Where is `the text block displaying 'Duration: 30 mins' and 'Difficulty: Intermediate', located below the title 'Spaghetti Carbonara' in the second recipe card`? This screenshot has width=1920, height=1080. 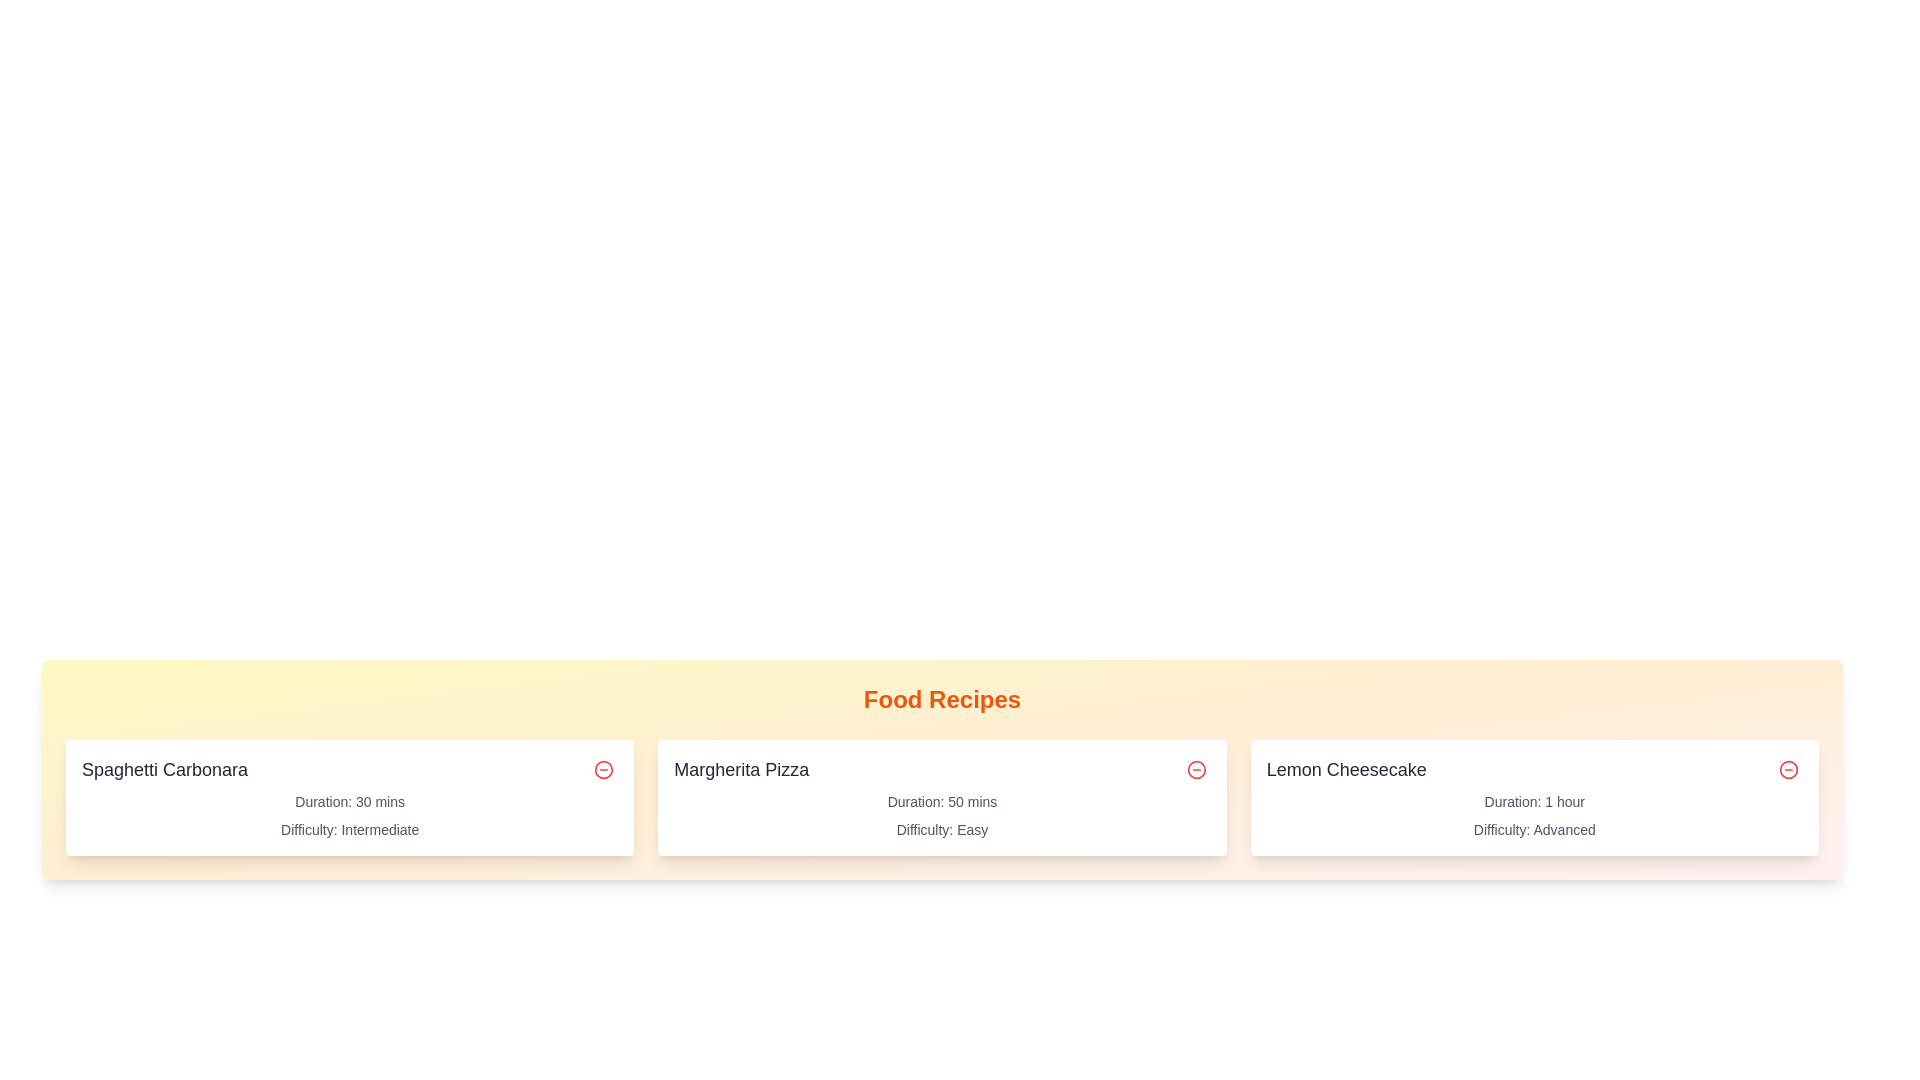
the text block displaying 'Duration: 30 mins' and 'Difficulty: Intermediate', located below the title 'Spaghetti Carbonara' in the second recipe card is located at coordinates (350, 816).